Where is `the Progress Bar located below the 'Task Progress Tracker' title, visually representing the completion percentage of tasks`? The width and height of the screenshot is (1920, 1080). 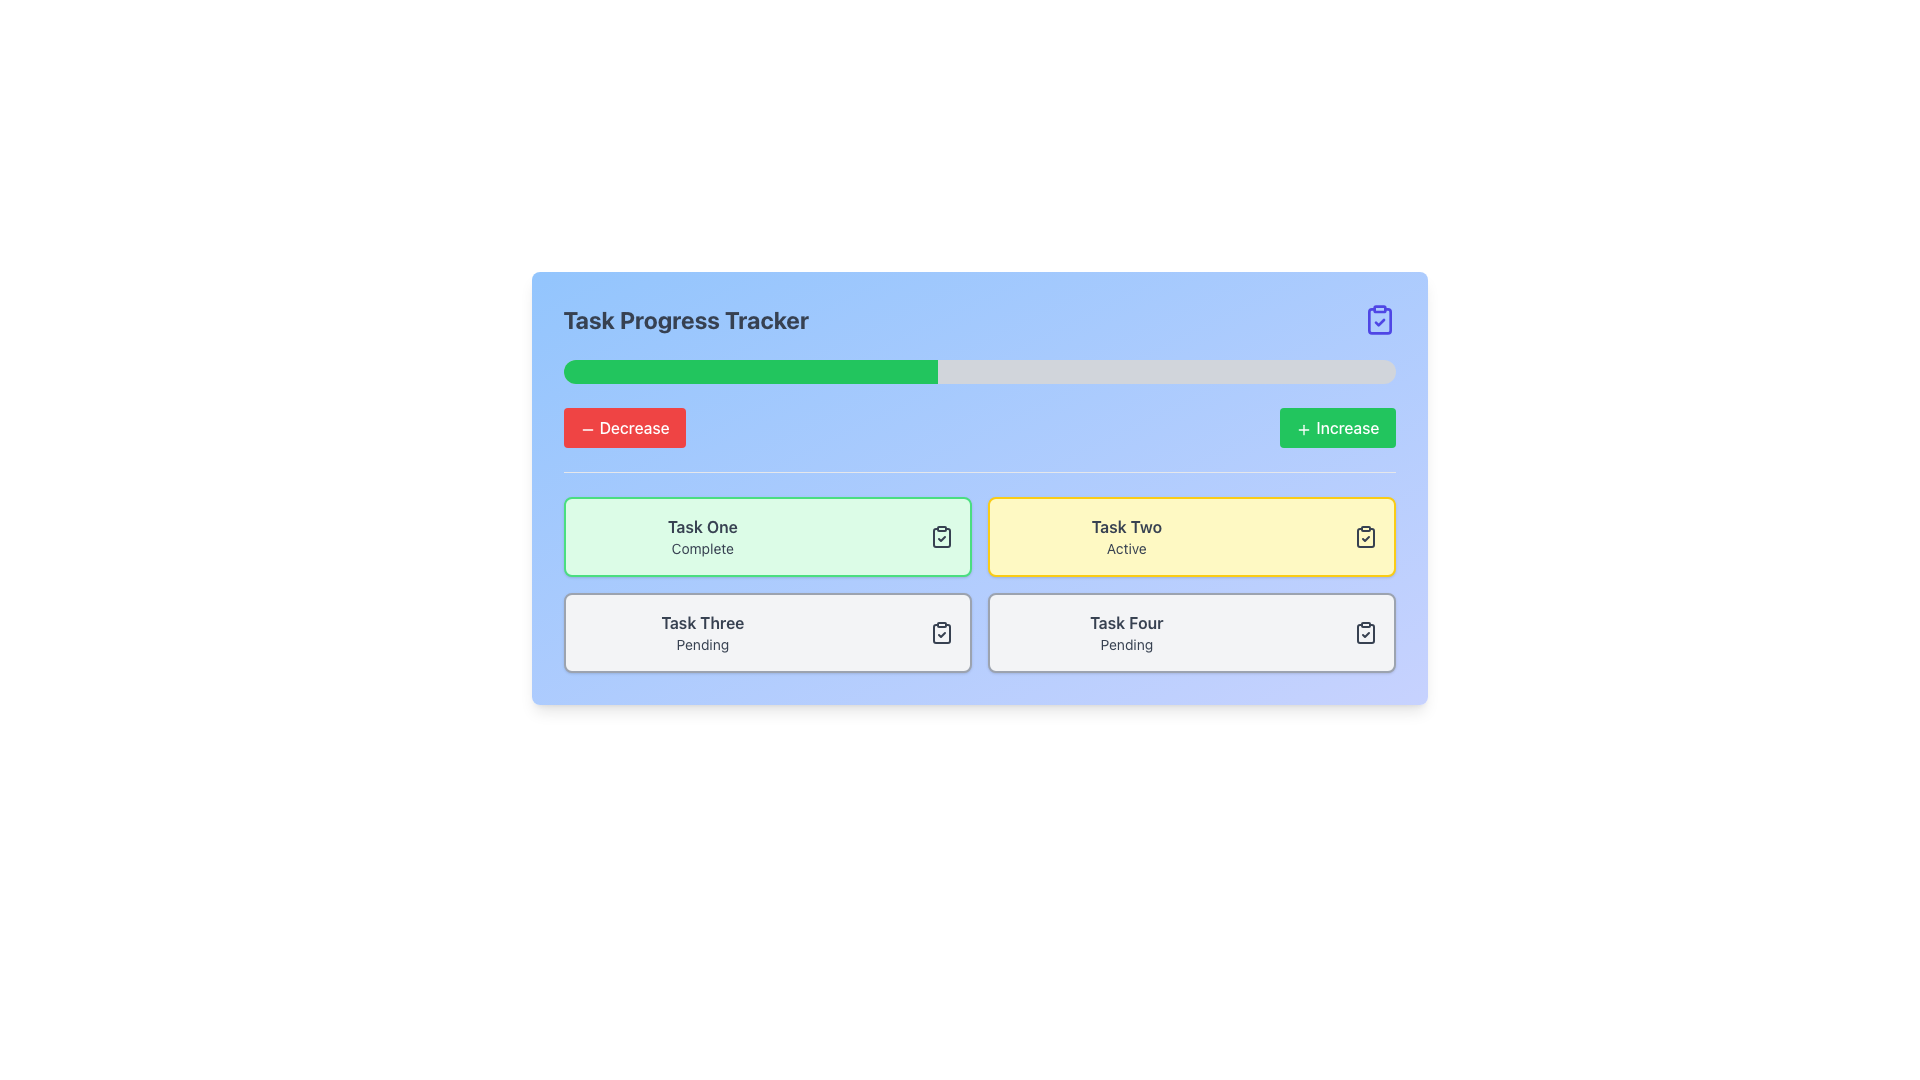 the Progress Bar located below the 'Task Progress Tracker' title, visually representing the completion percentage of tasks is located at coordinates (979, 371).